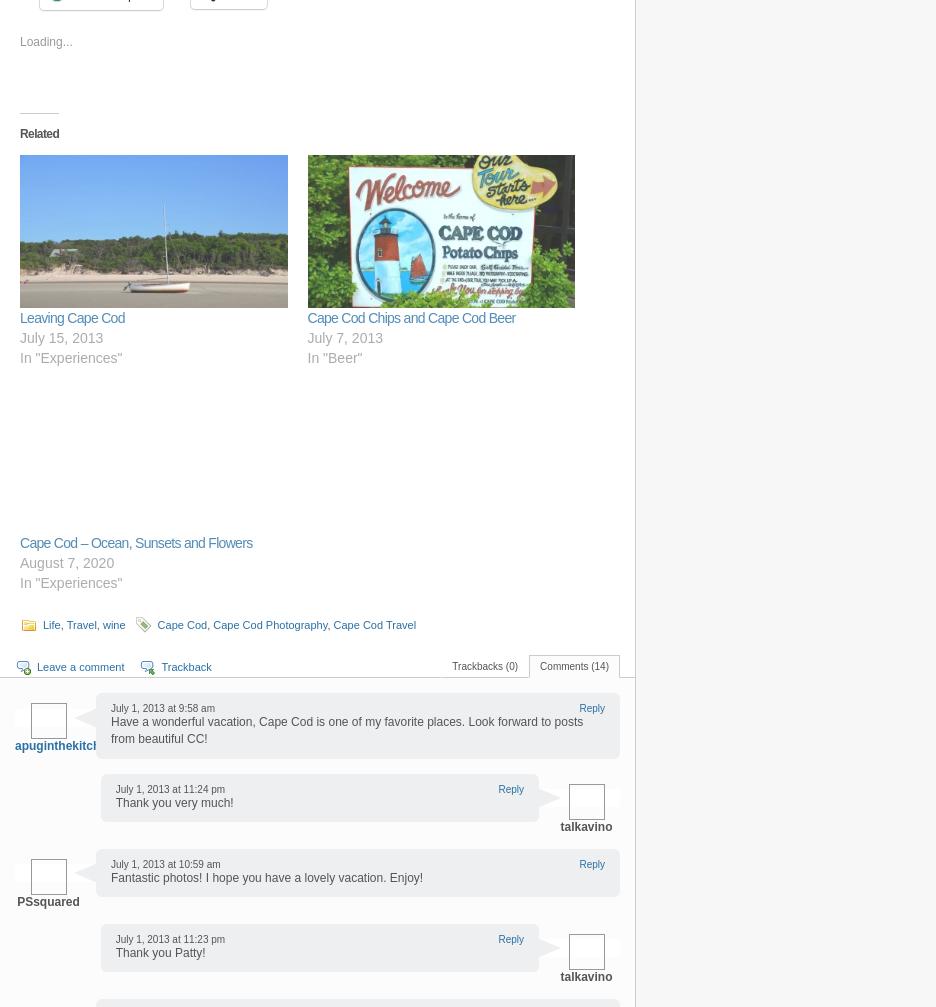 The width and height of the screenshot is (936, 1007). I want to click on 'Trackbacks (0)', so click(484, 664).